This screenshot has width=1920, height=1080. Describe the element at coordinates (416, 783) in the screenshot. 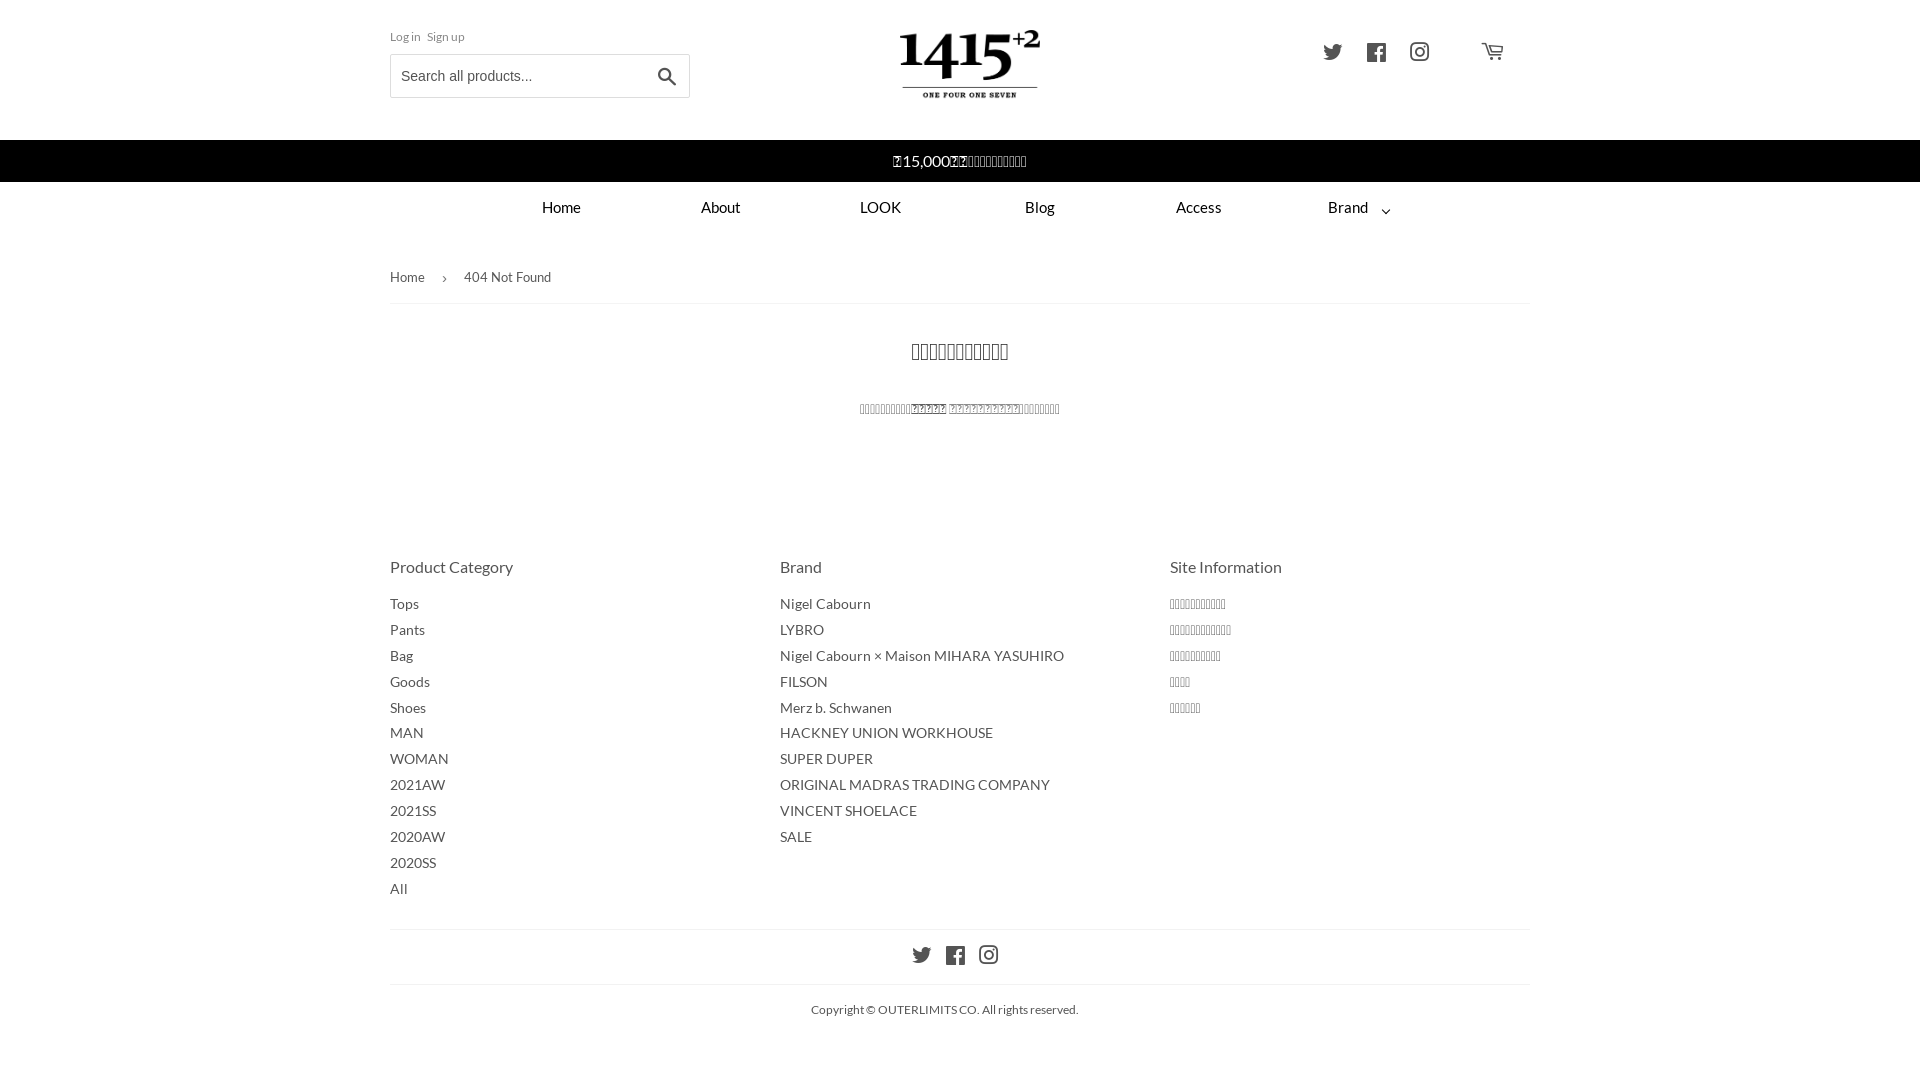

I see `'2021AW'` at that location.